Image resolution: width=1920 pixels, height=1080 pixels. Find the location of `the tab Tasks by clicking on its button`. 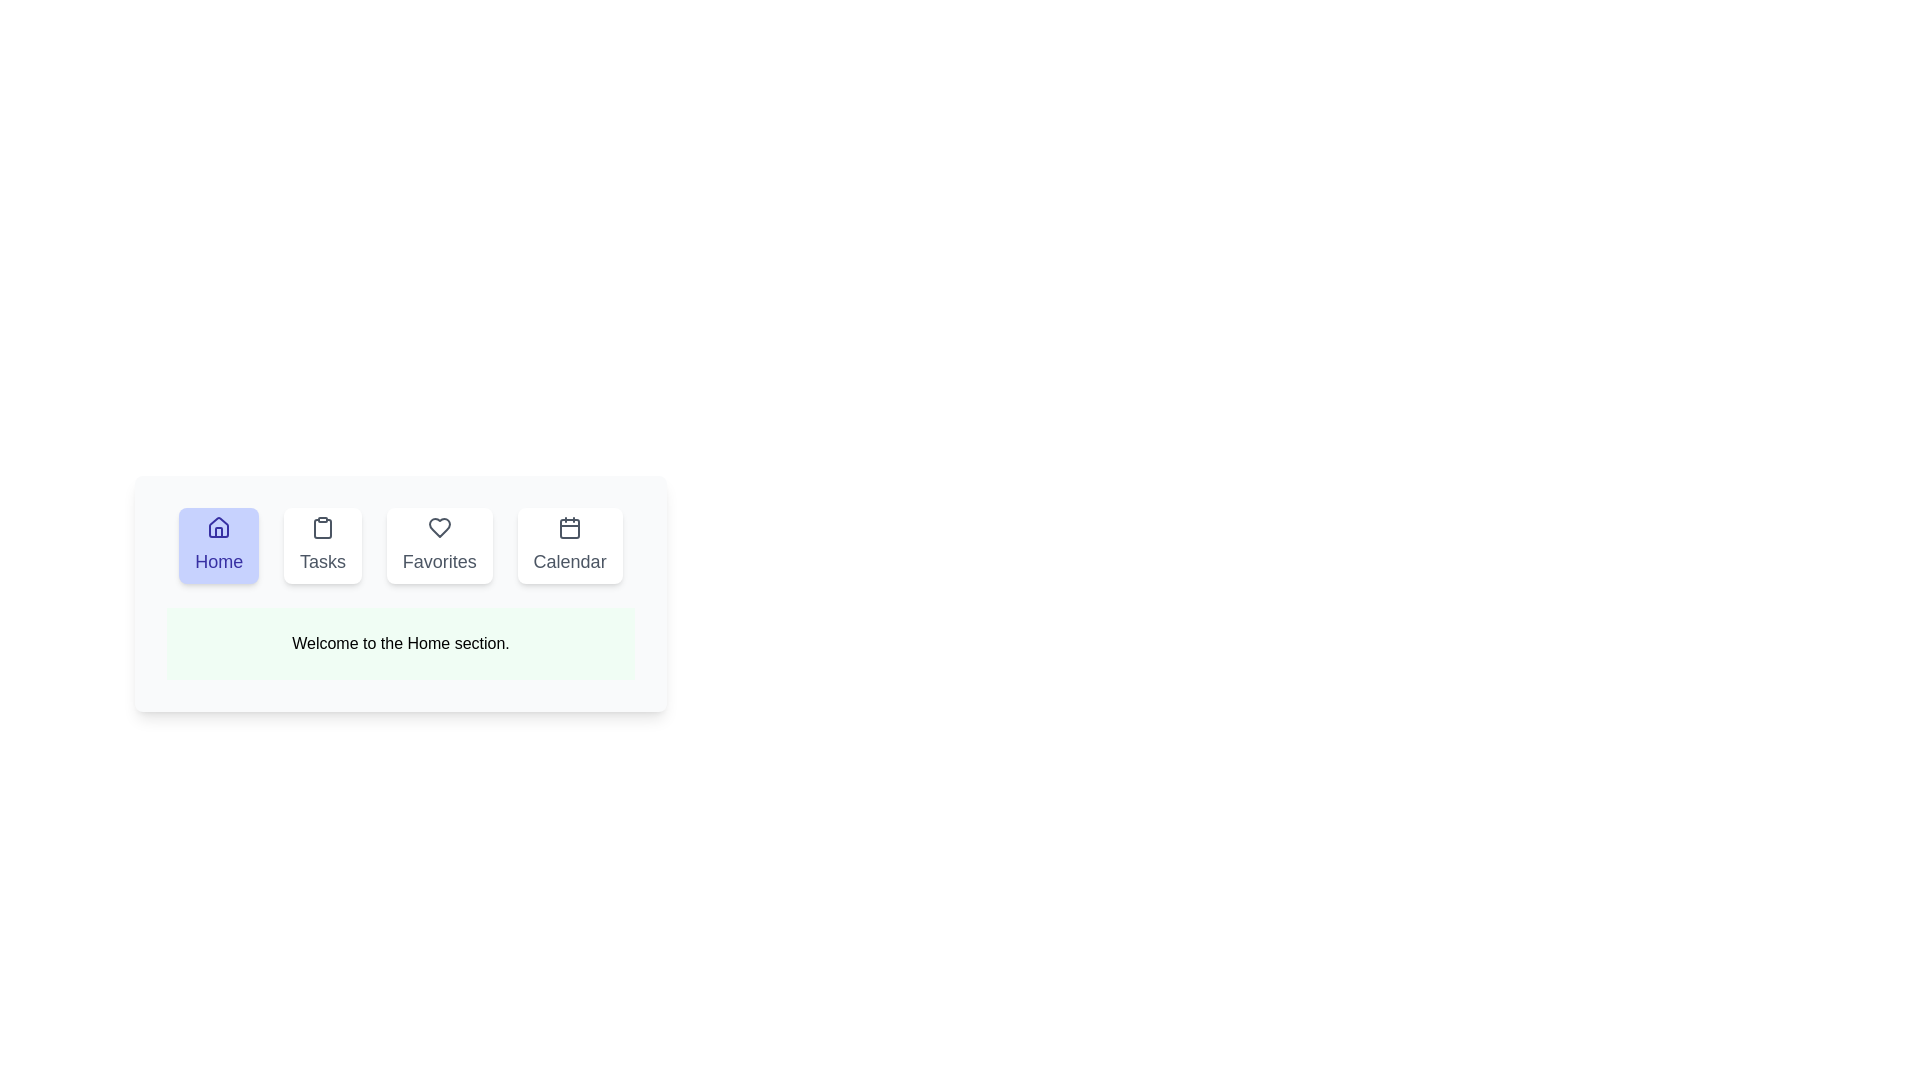

the tab Tasks by clicking on its button is located at coordinates (323, 546).